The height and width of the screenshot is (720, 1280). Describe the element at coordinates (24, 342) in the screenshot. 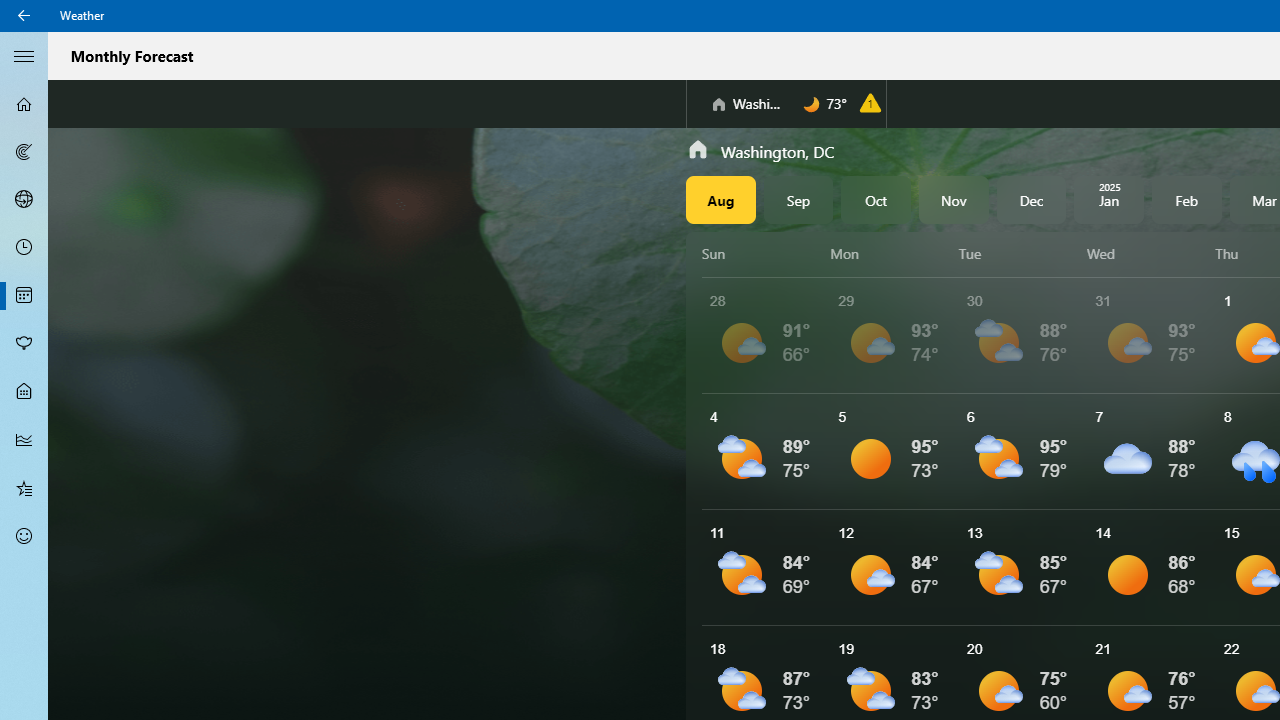

I see `'Pollen - Not Selected'` at that location.